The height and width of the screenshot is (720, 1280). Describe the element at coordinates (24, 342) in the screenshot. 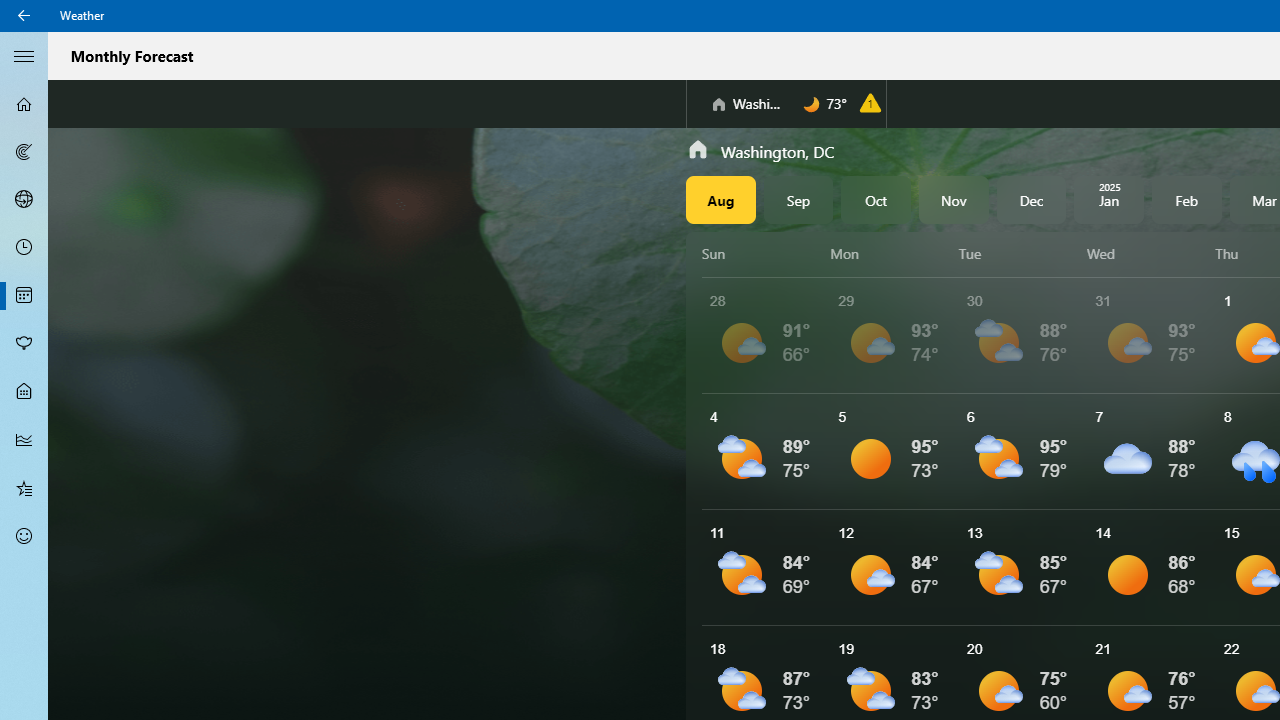

I see `'Pollen - Not Selected'` at that location.